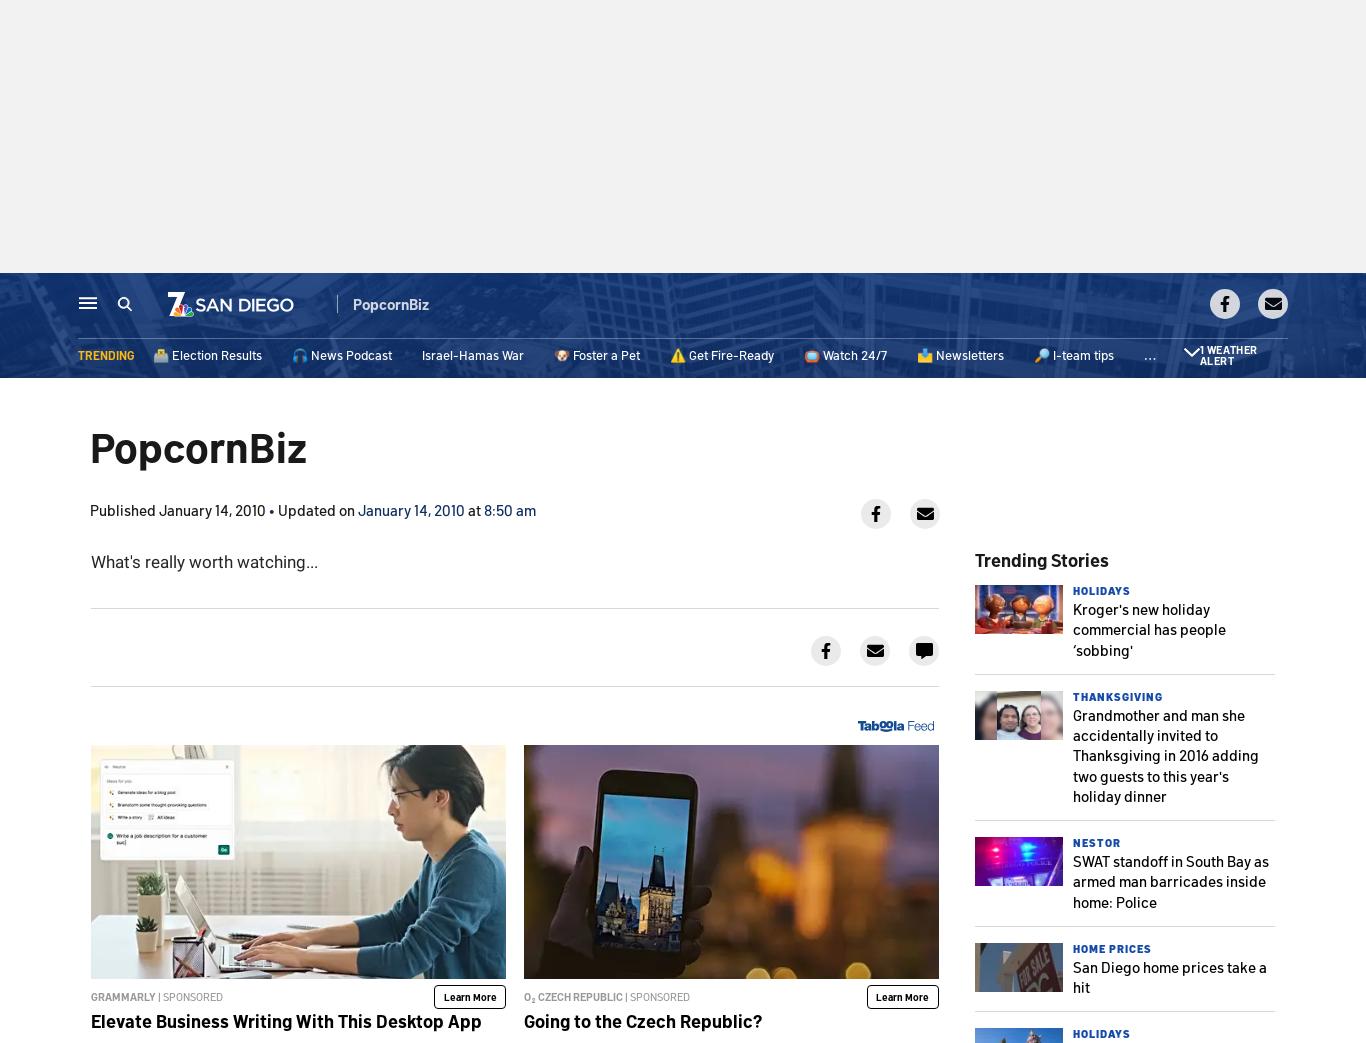  Describe the element at coordinates (336, 306) in the screenshot. I see `'Local'` at that location.